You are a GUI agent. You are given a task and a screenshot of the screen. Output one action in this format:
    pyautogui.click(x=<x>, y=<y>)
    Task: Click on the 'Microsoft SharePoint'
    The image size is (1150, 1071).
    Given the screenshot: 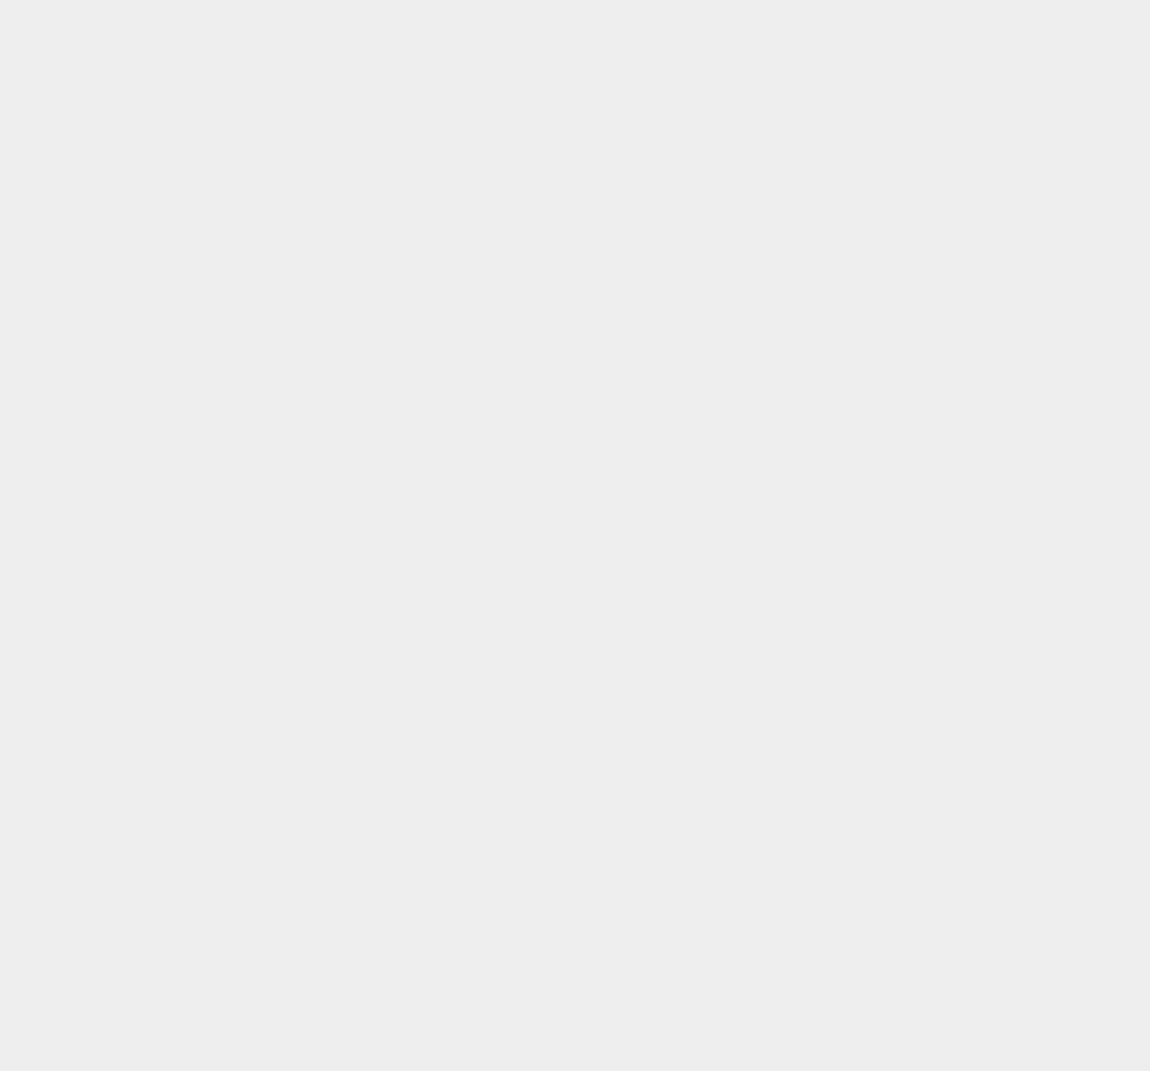 What is the action you would take?
    pyautogui.click(x=812, y=163)
    